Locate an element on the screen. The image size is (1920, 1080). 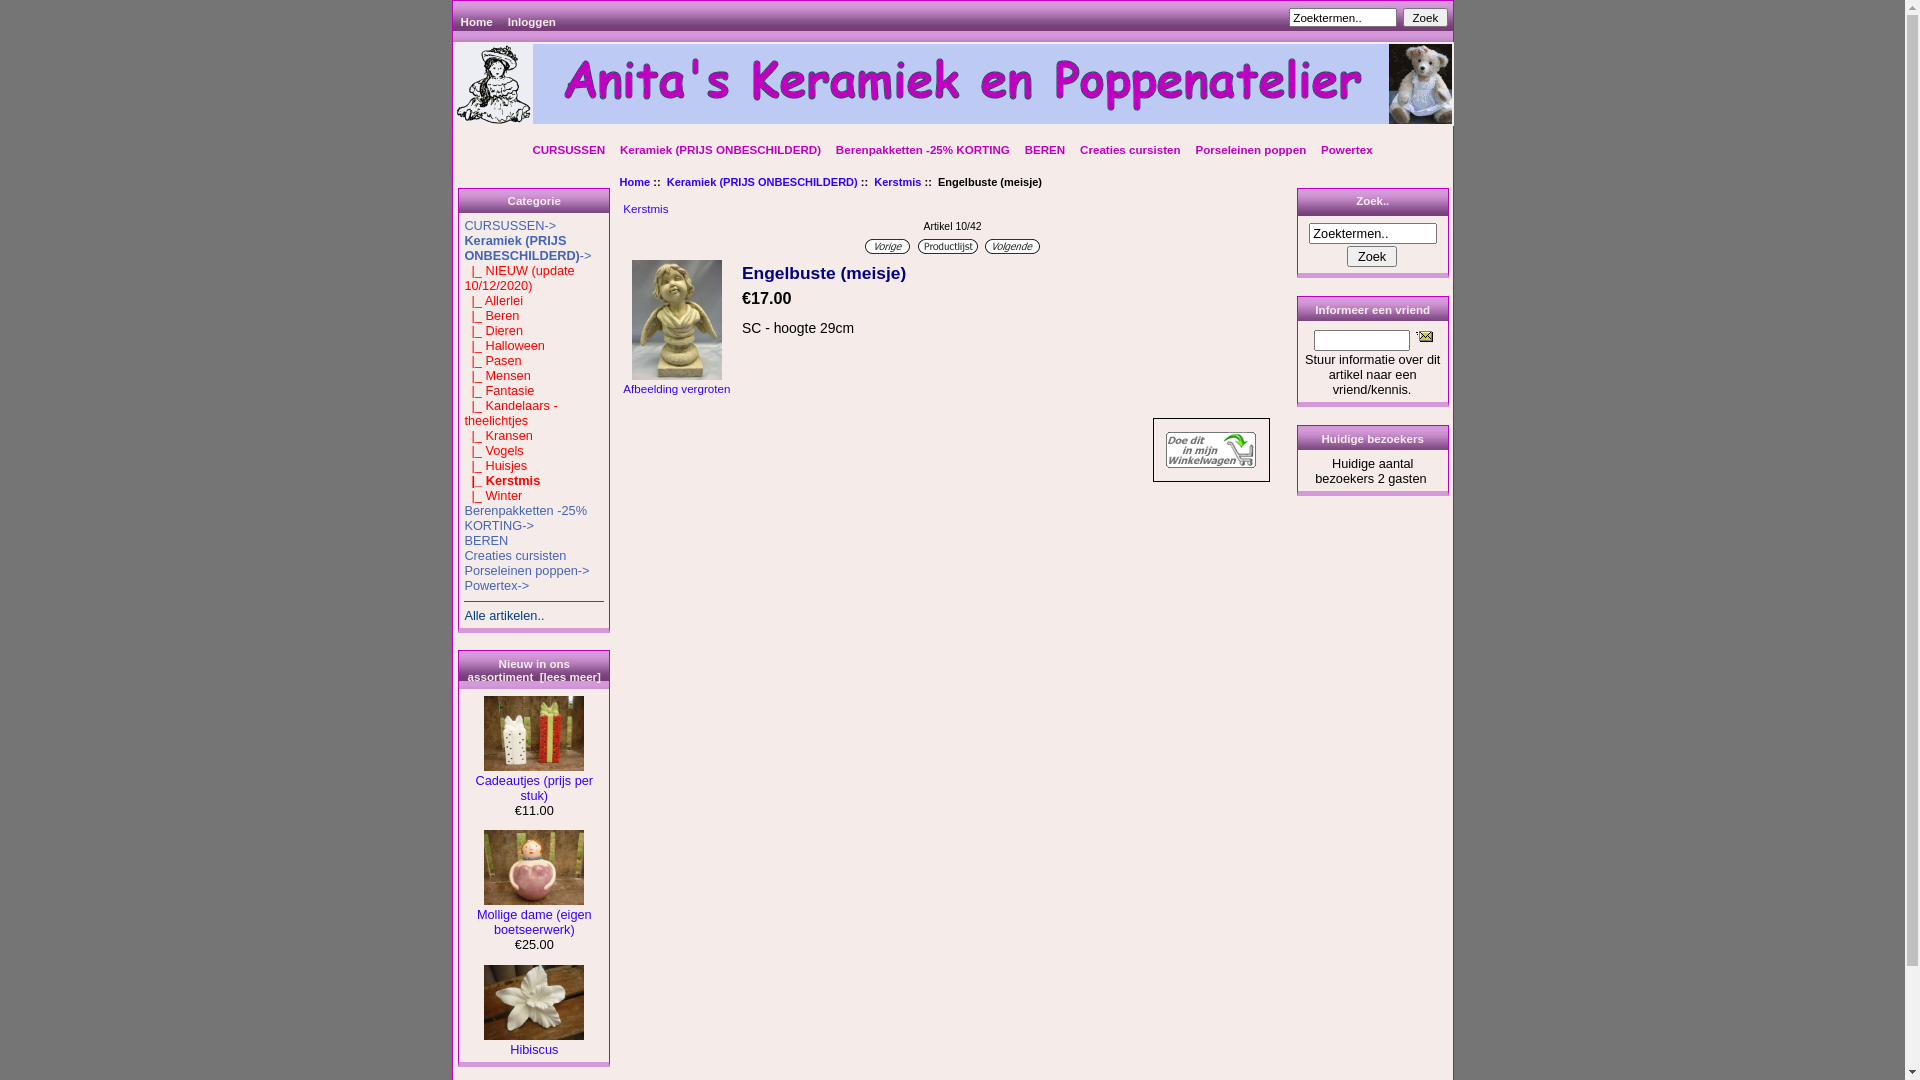
'  |_ Huisjes' is located at coordinates (463, 465).